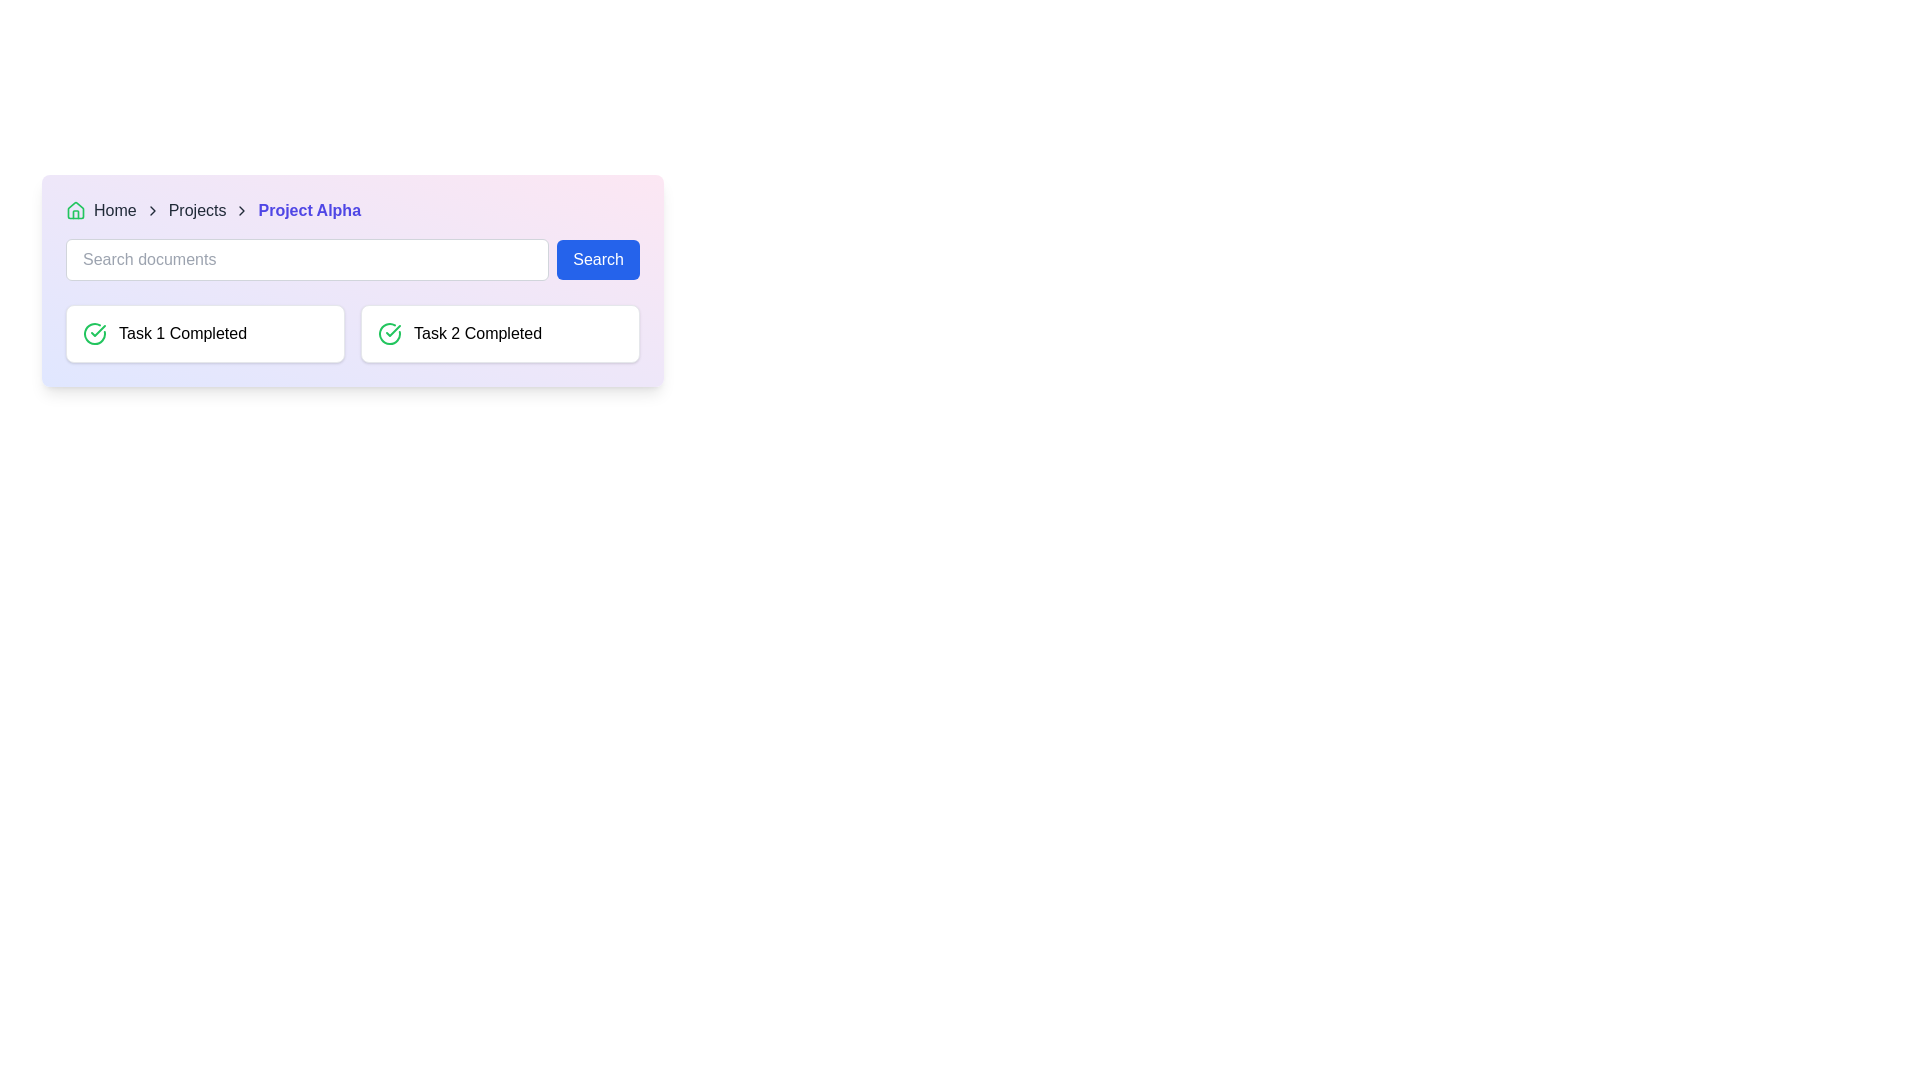  I want to click on the right-pointing chevron icon in the breadcrumb navigation, which is located between 'Home' and 'Projects', so click(151, 211).